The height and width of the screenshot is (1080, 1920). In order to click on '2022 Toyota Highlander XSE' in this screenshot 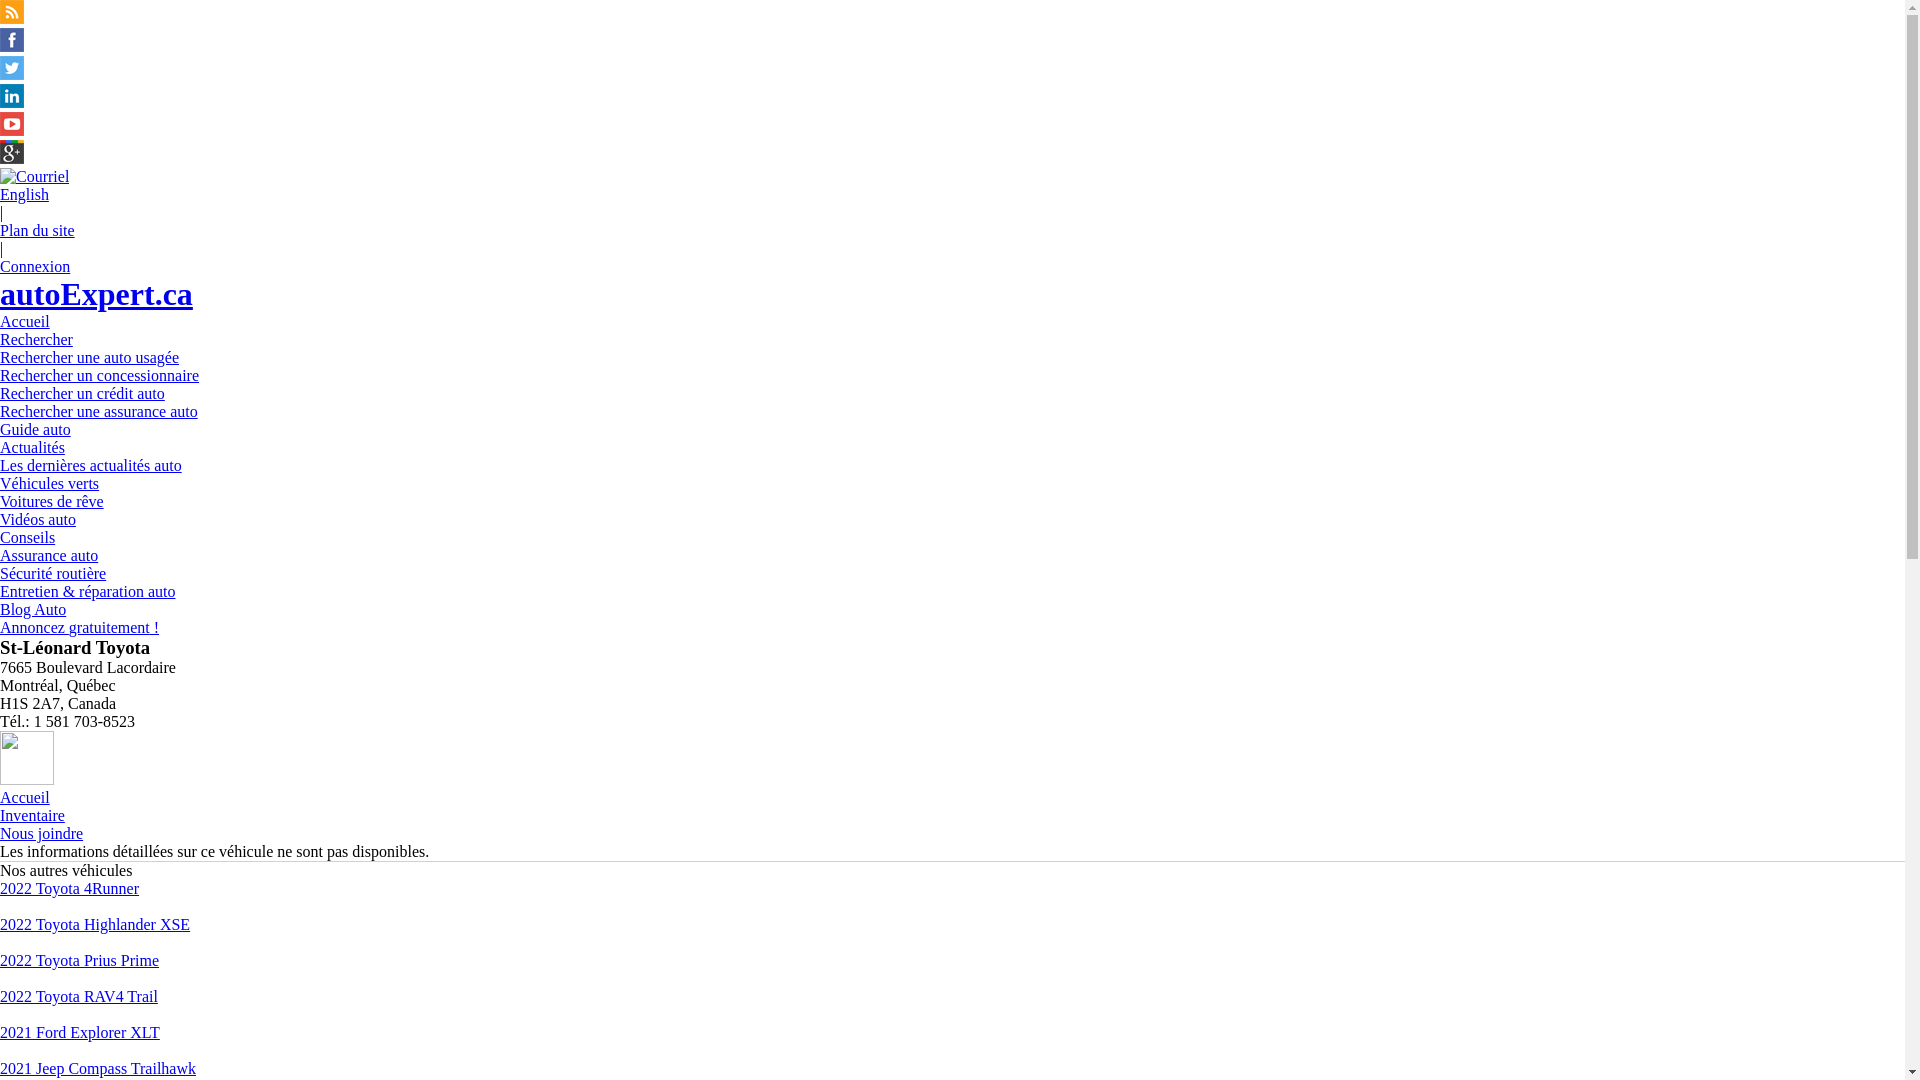, I will do `click(94, 924)`.